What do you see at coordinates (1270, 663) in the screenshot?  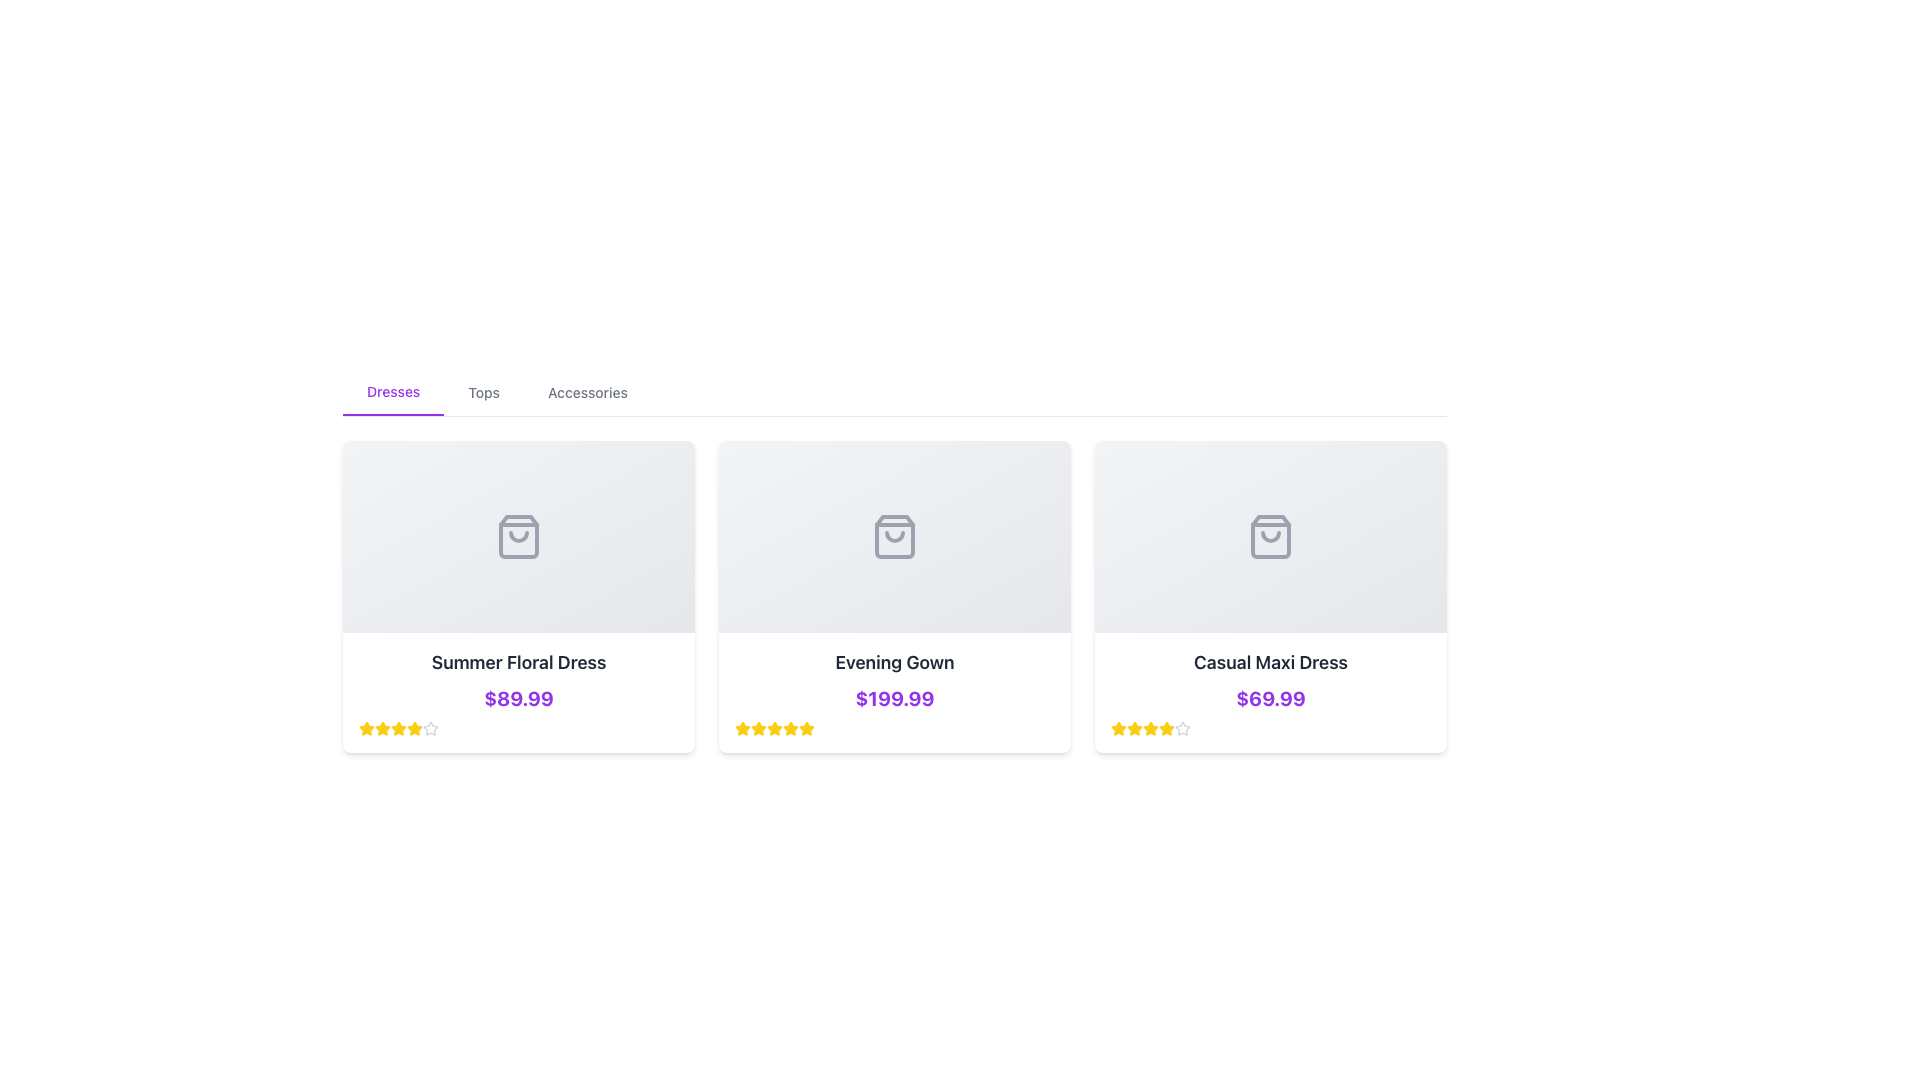 I see `the header label 'Casual Maxi Dress' to potentially trigger additional information` at bounding box center [1270, 663].